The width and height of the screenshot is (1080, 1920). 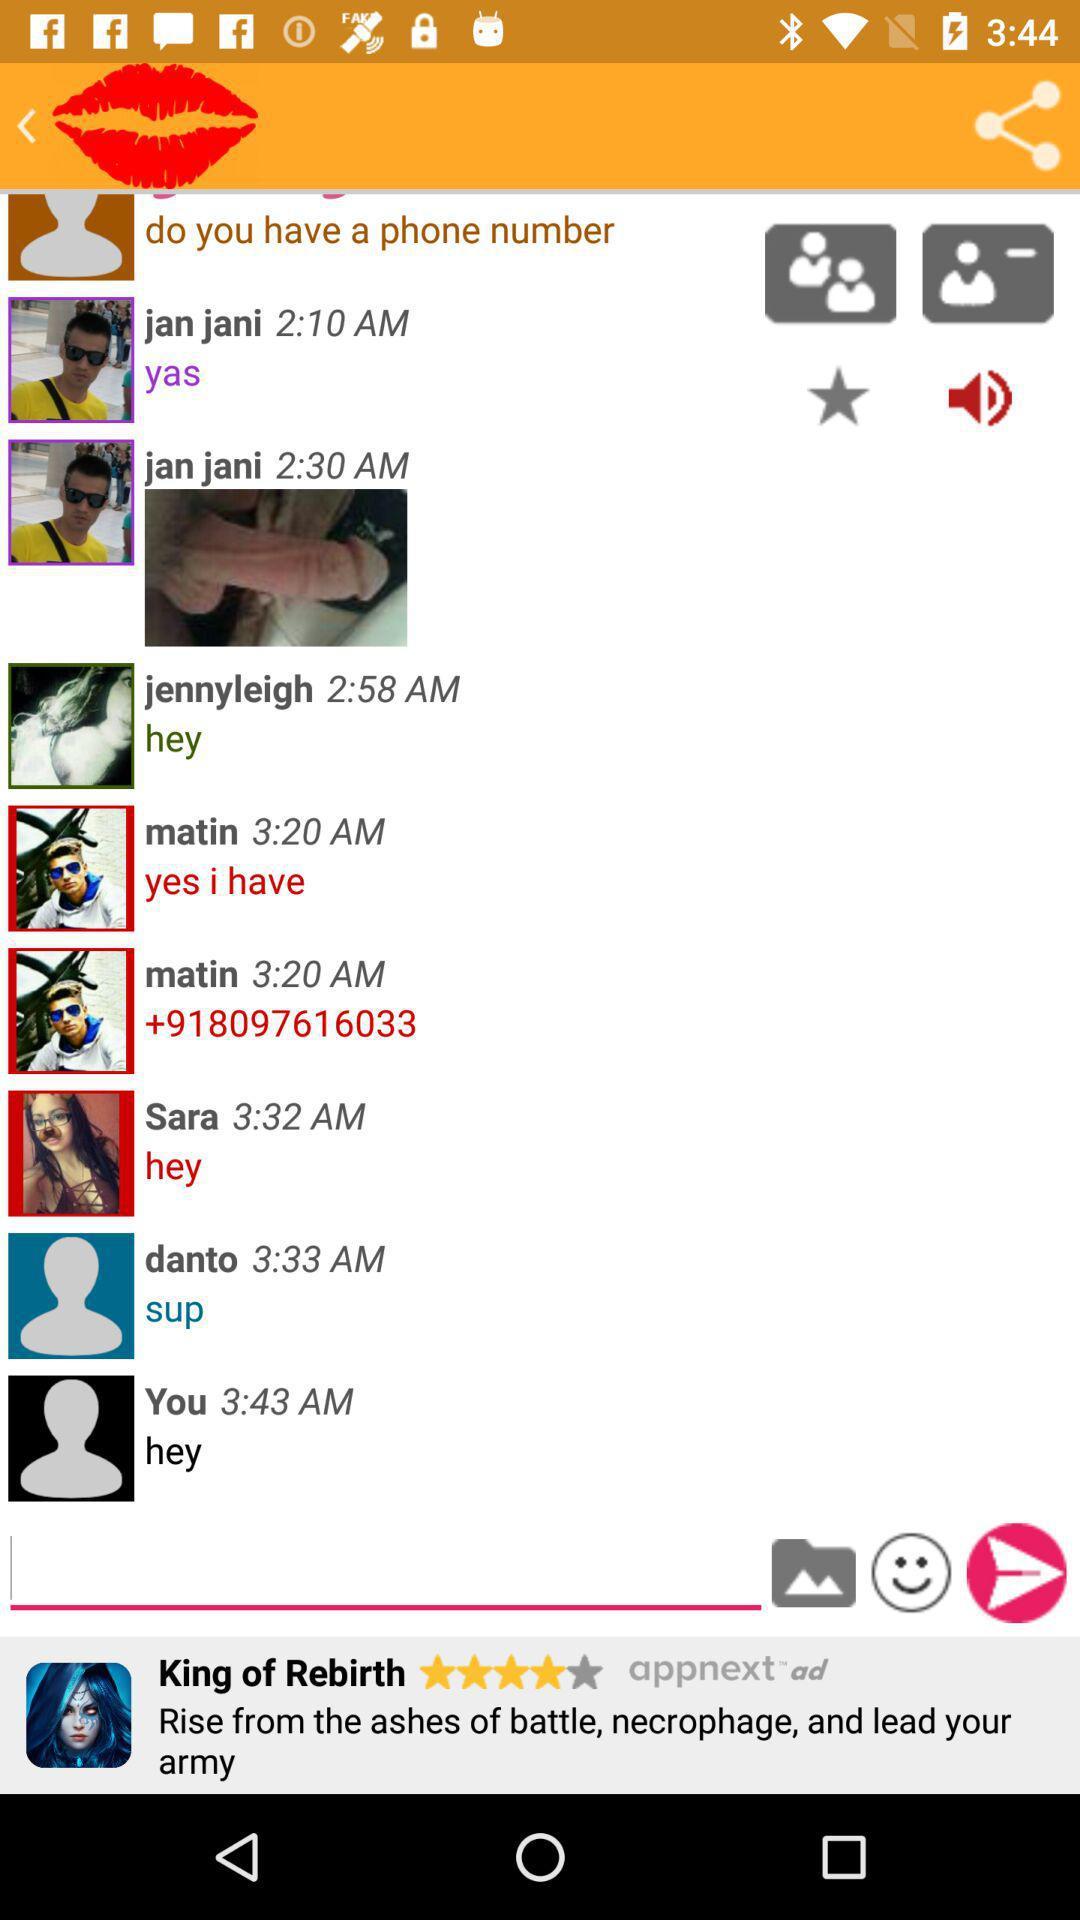 What do you see at coordinates (385, 1568) in the screenshot?
I see `leave a message` at bounding box center [385, 1568].